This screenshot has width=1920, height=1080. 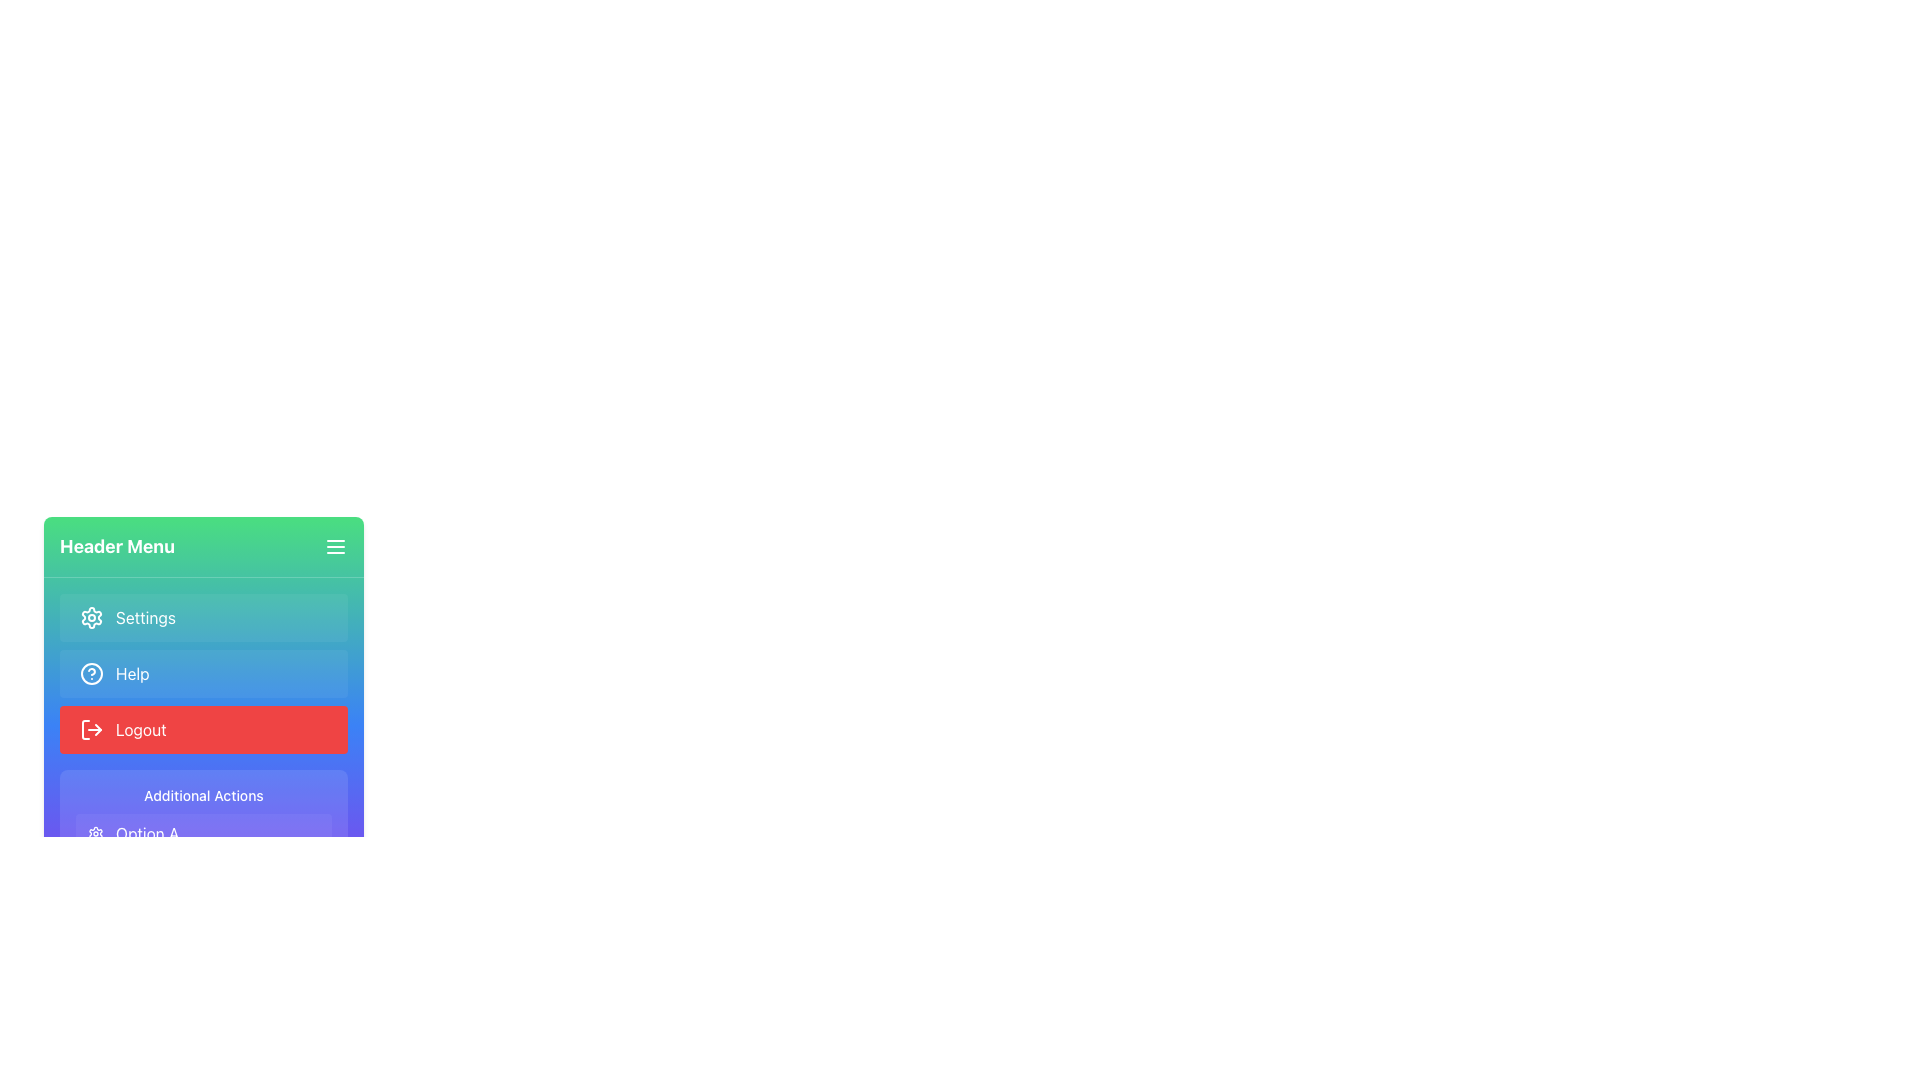 I want to click on the 'Logout' button, which has a red background with rounded corners and contains a white exit icon and the label 'Logout', so click(x=203, y=729).